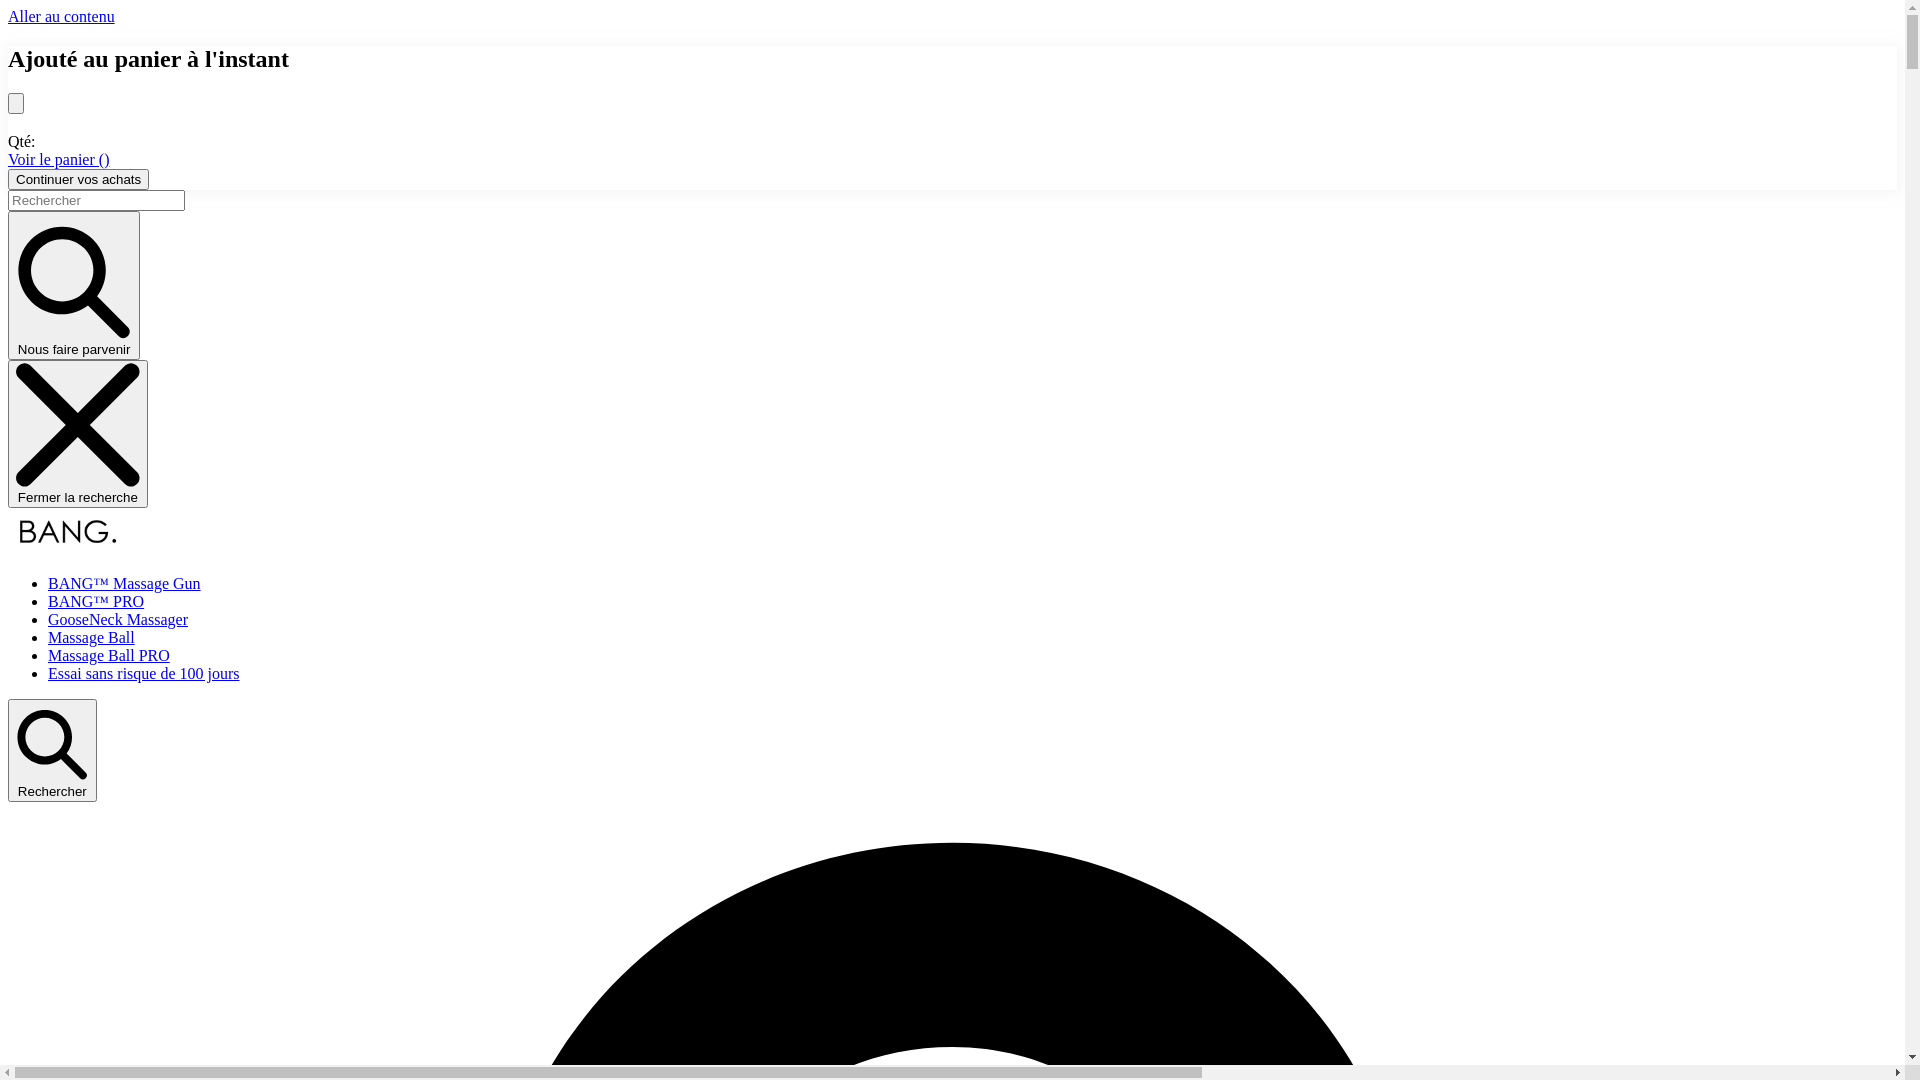 The width and height of the screenshot is (1920, 1080). Describe the element at coordinates (117, 618) in the screenshot. I see `'GooseNeck Massager'` at that location.